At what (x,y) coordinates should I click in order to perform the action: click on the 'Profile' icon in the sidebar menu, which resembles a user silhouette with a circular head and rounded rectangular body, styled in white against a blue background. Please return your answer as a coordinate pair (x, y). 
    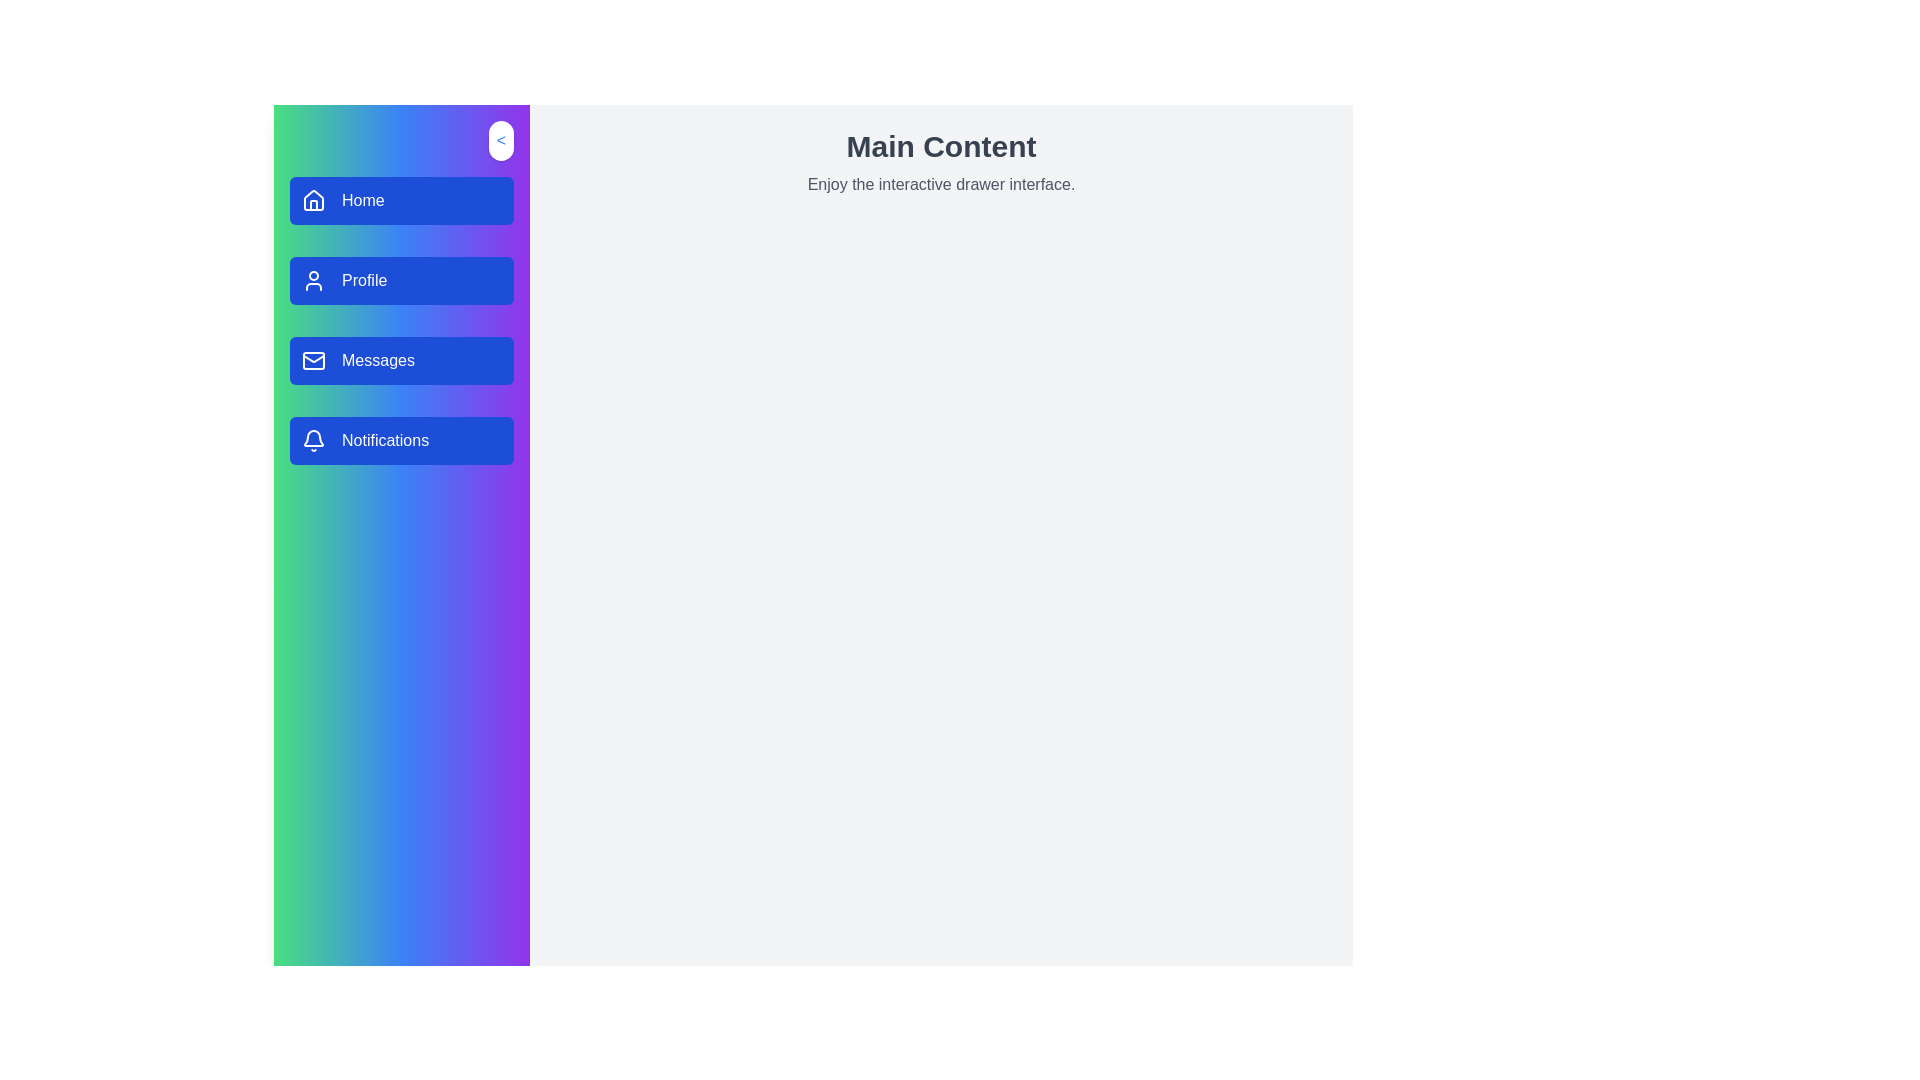
    Looking at the image, I should click on (312, 281).